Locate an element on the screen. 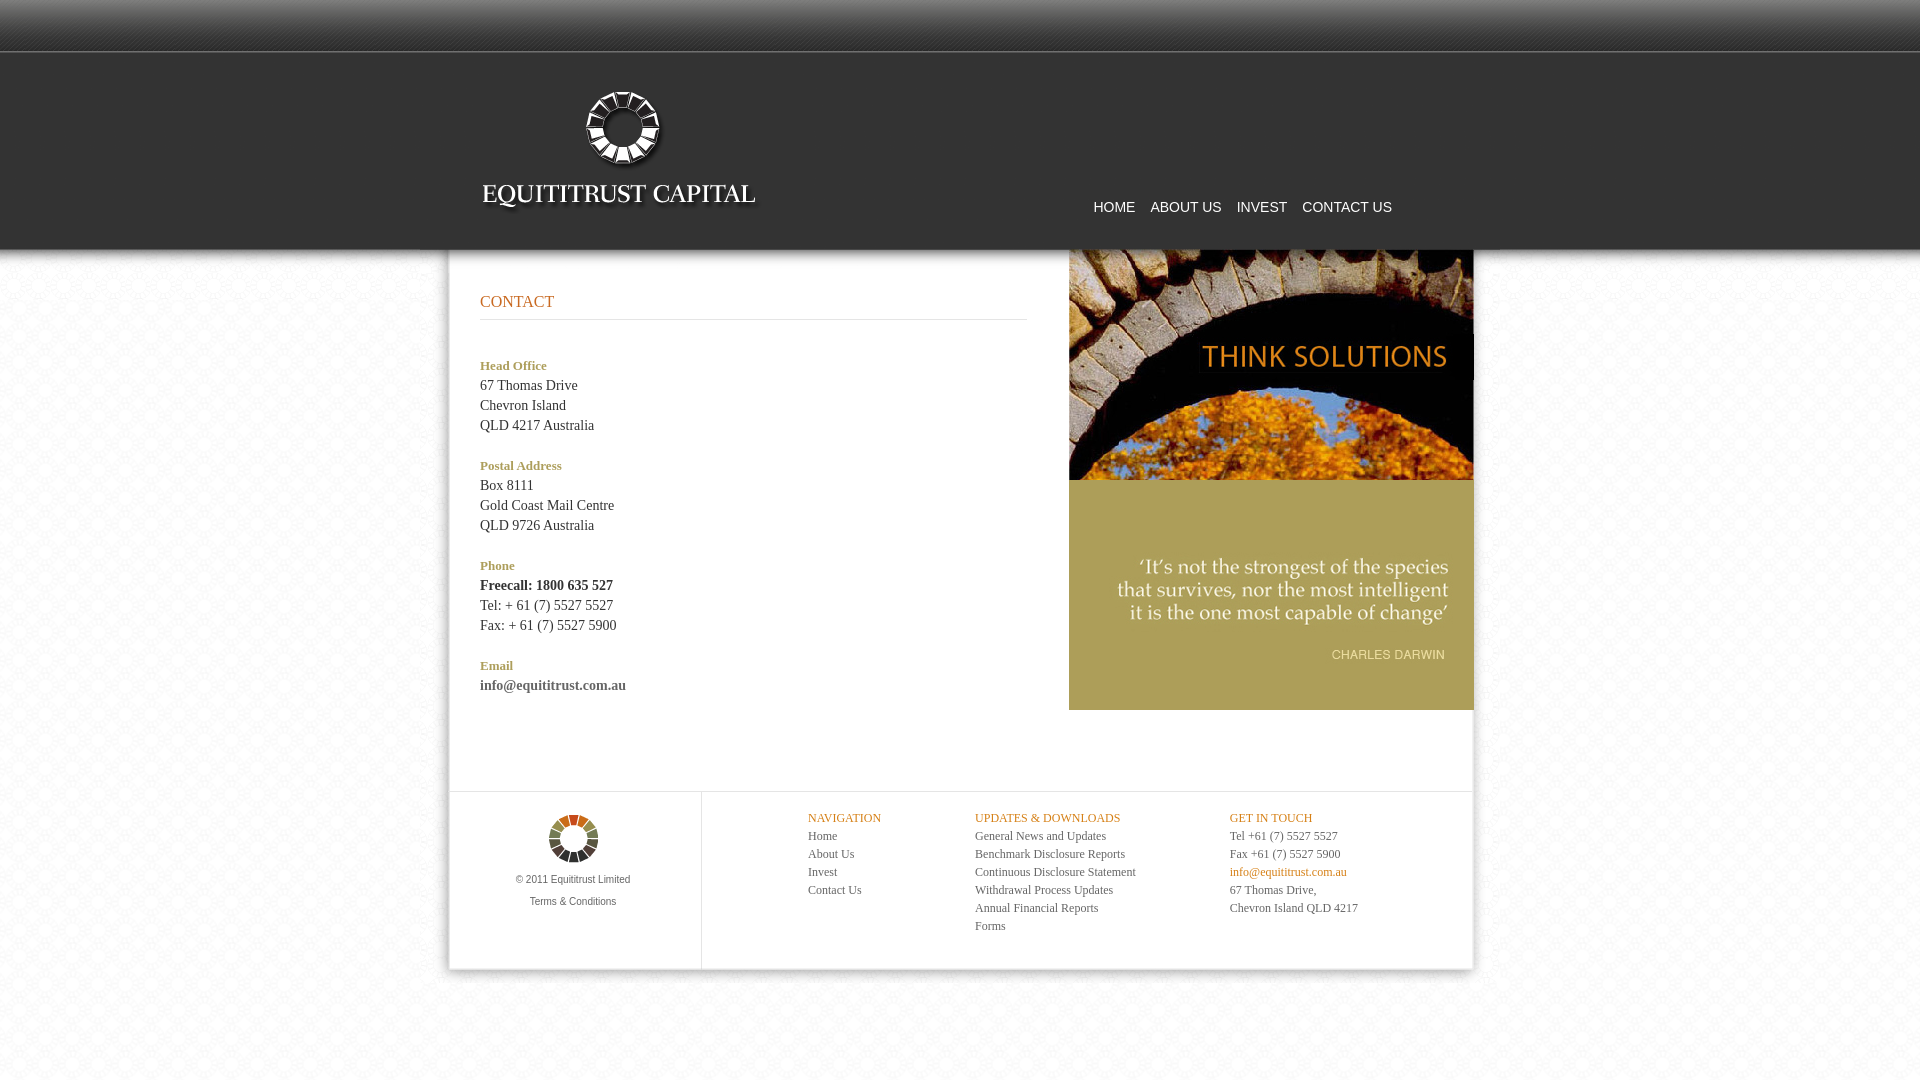 This screenshot has height=1080, width=1920. 'Benchmark Disclosure Reports' is located at coordinates (1049, 853).